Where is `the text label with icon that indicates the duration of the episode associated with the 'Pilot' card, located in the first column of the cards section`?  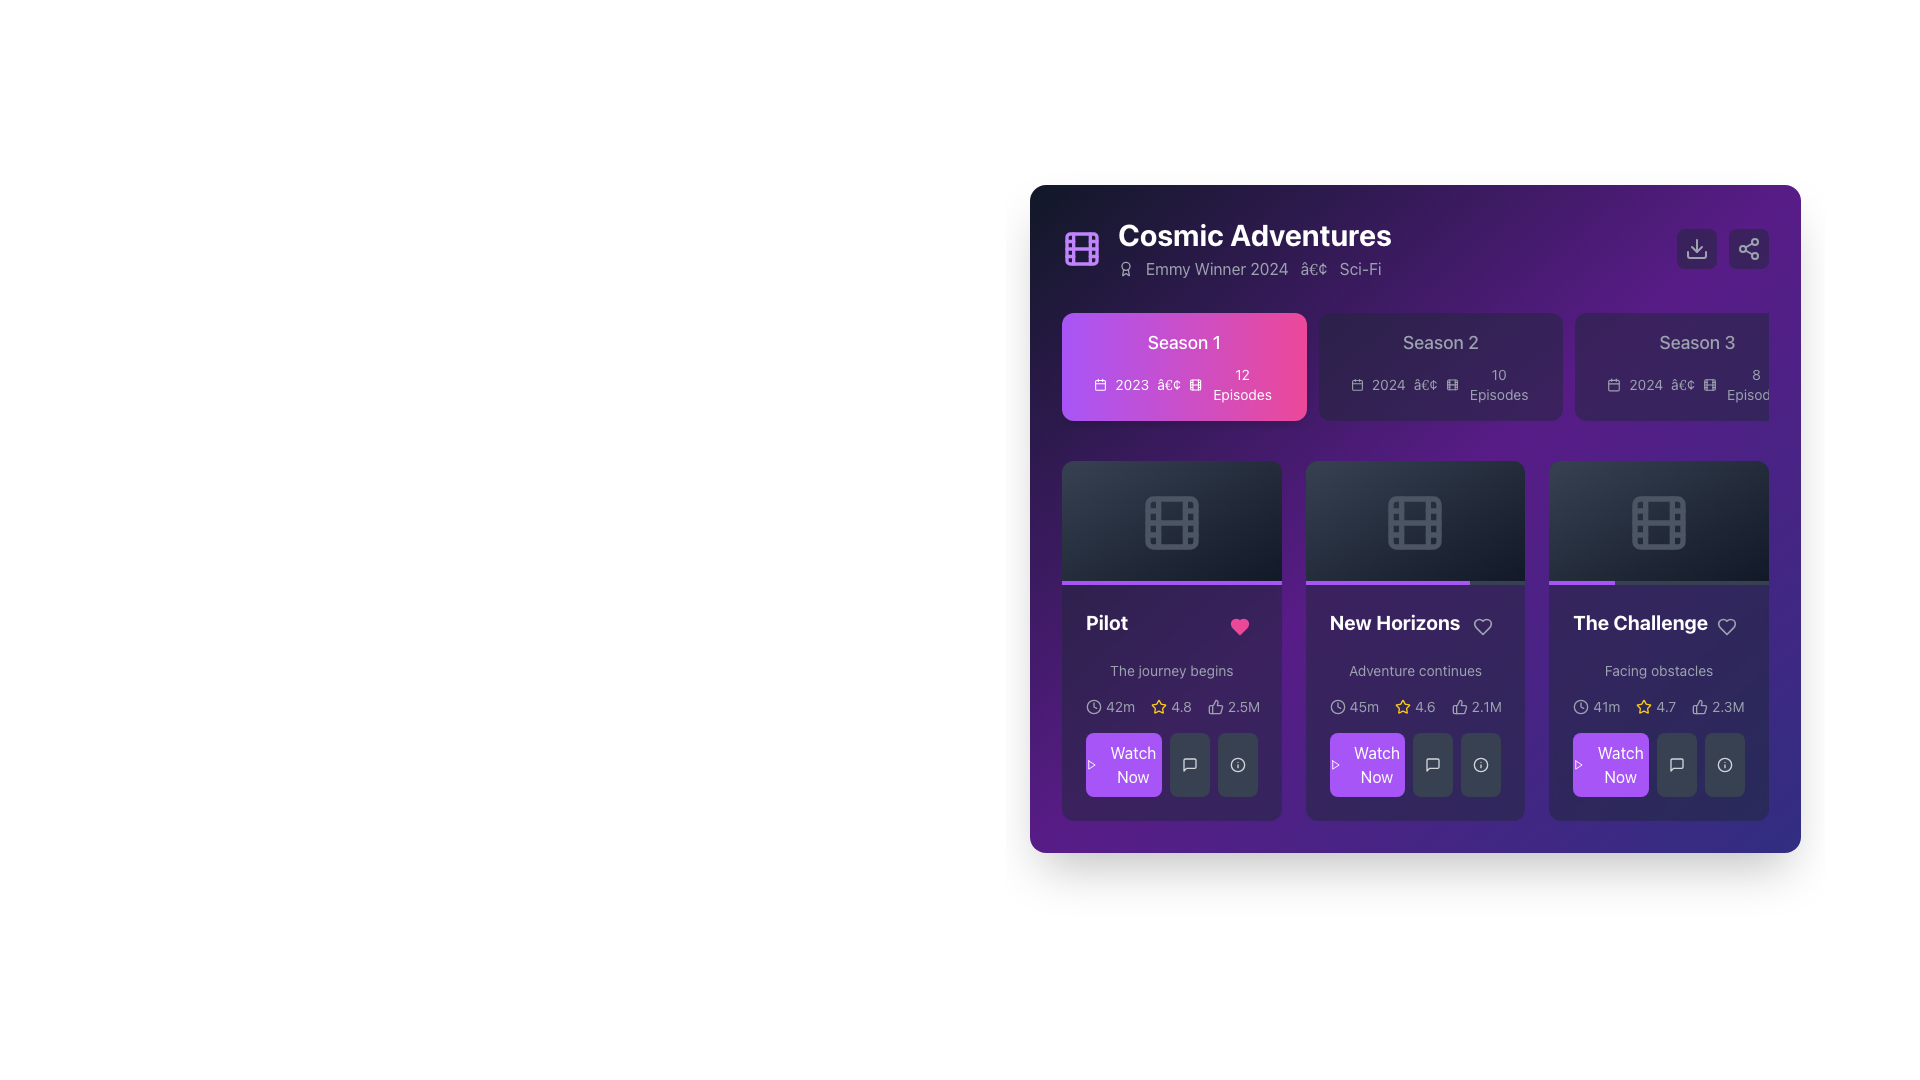
the text label with icon that indicates the duration of the episode associated with the 'Pilot' card, located in the first column of the cards section is located at coordinates (1109, 705).